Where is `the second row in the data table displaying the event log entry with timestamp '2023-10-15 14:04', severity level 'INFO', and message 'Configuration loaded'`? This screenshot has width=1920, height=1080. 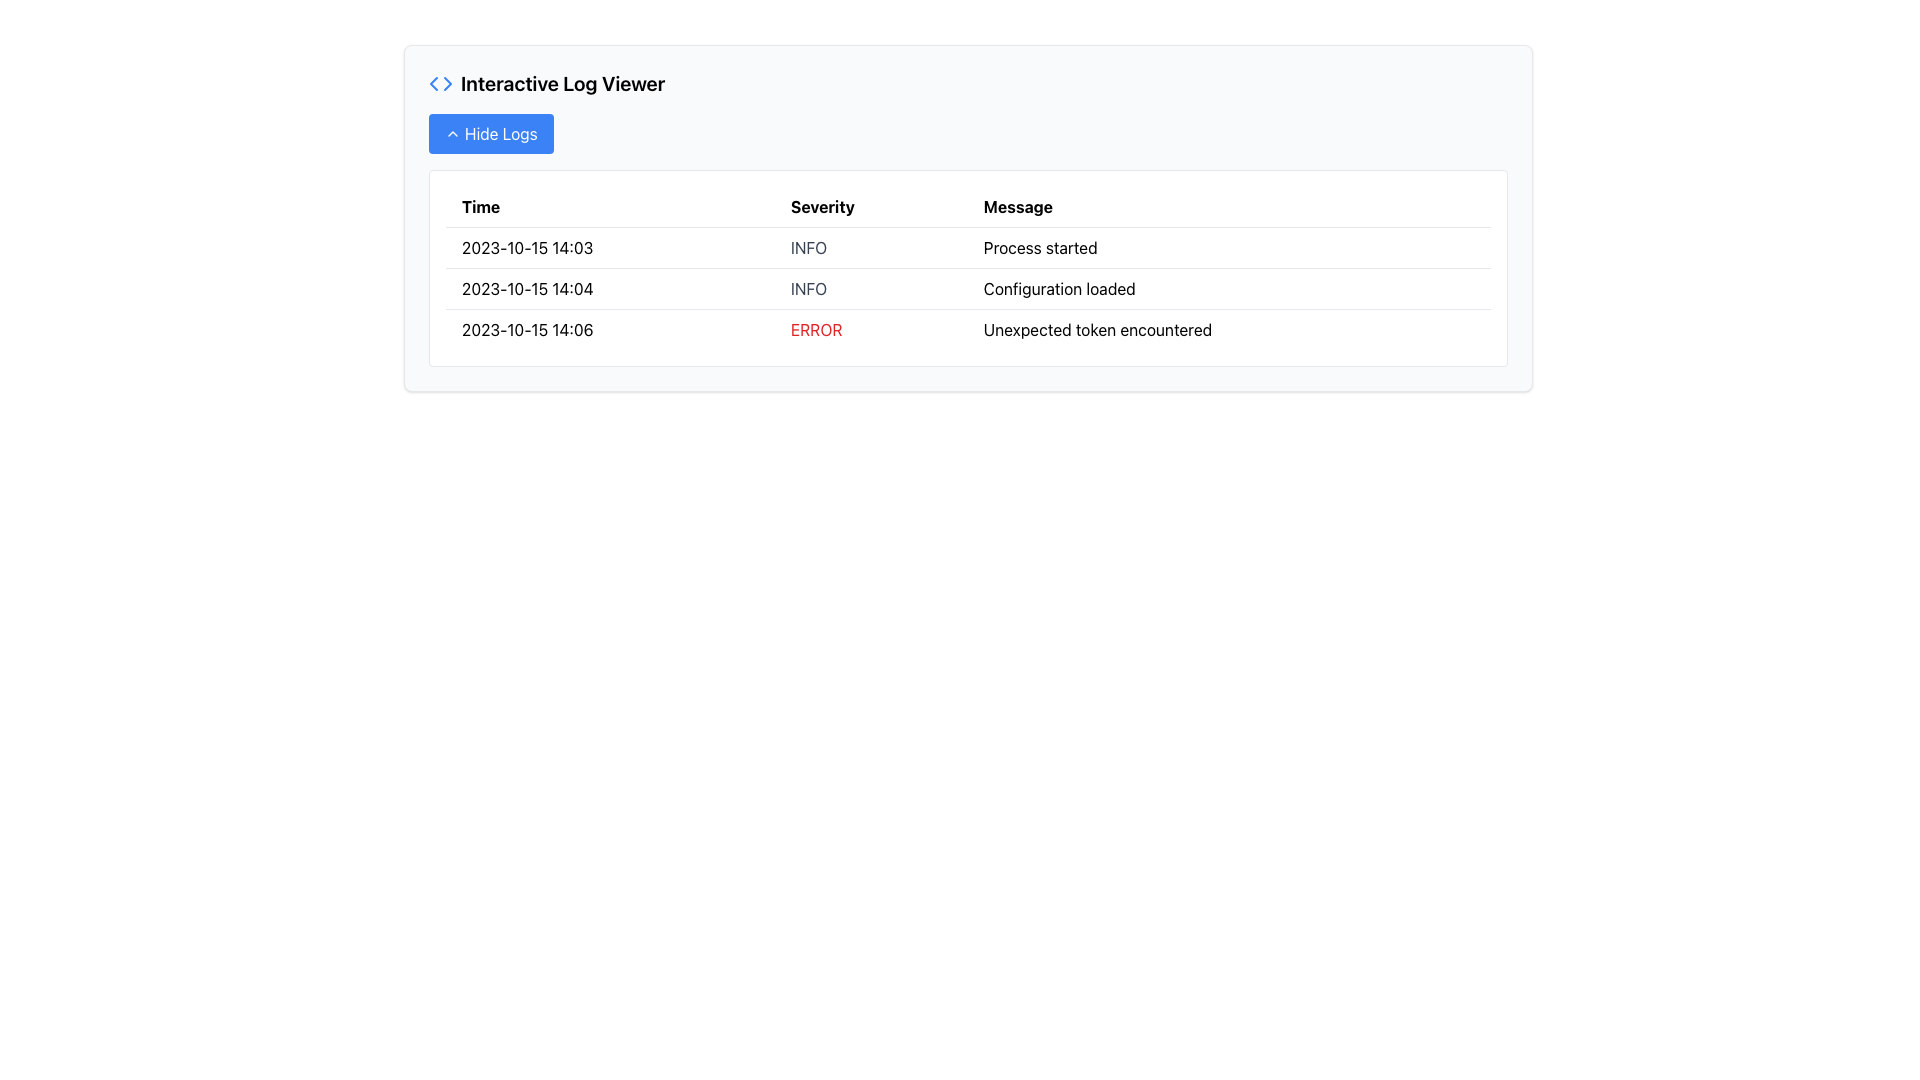 the second row in the data table displaying the event log entry with timestamp '2023-10-15 14:04', severity level 'INFO', and message 'Configuration loaded' is located at coordinates (968, 289).